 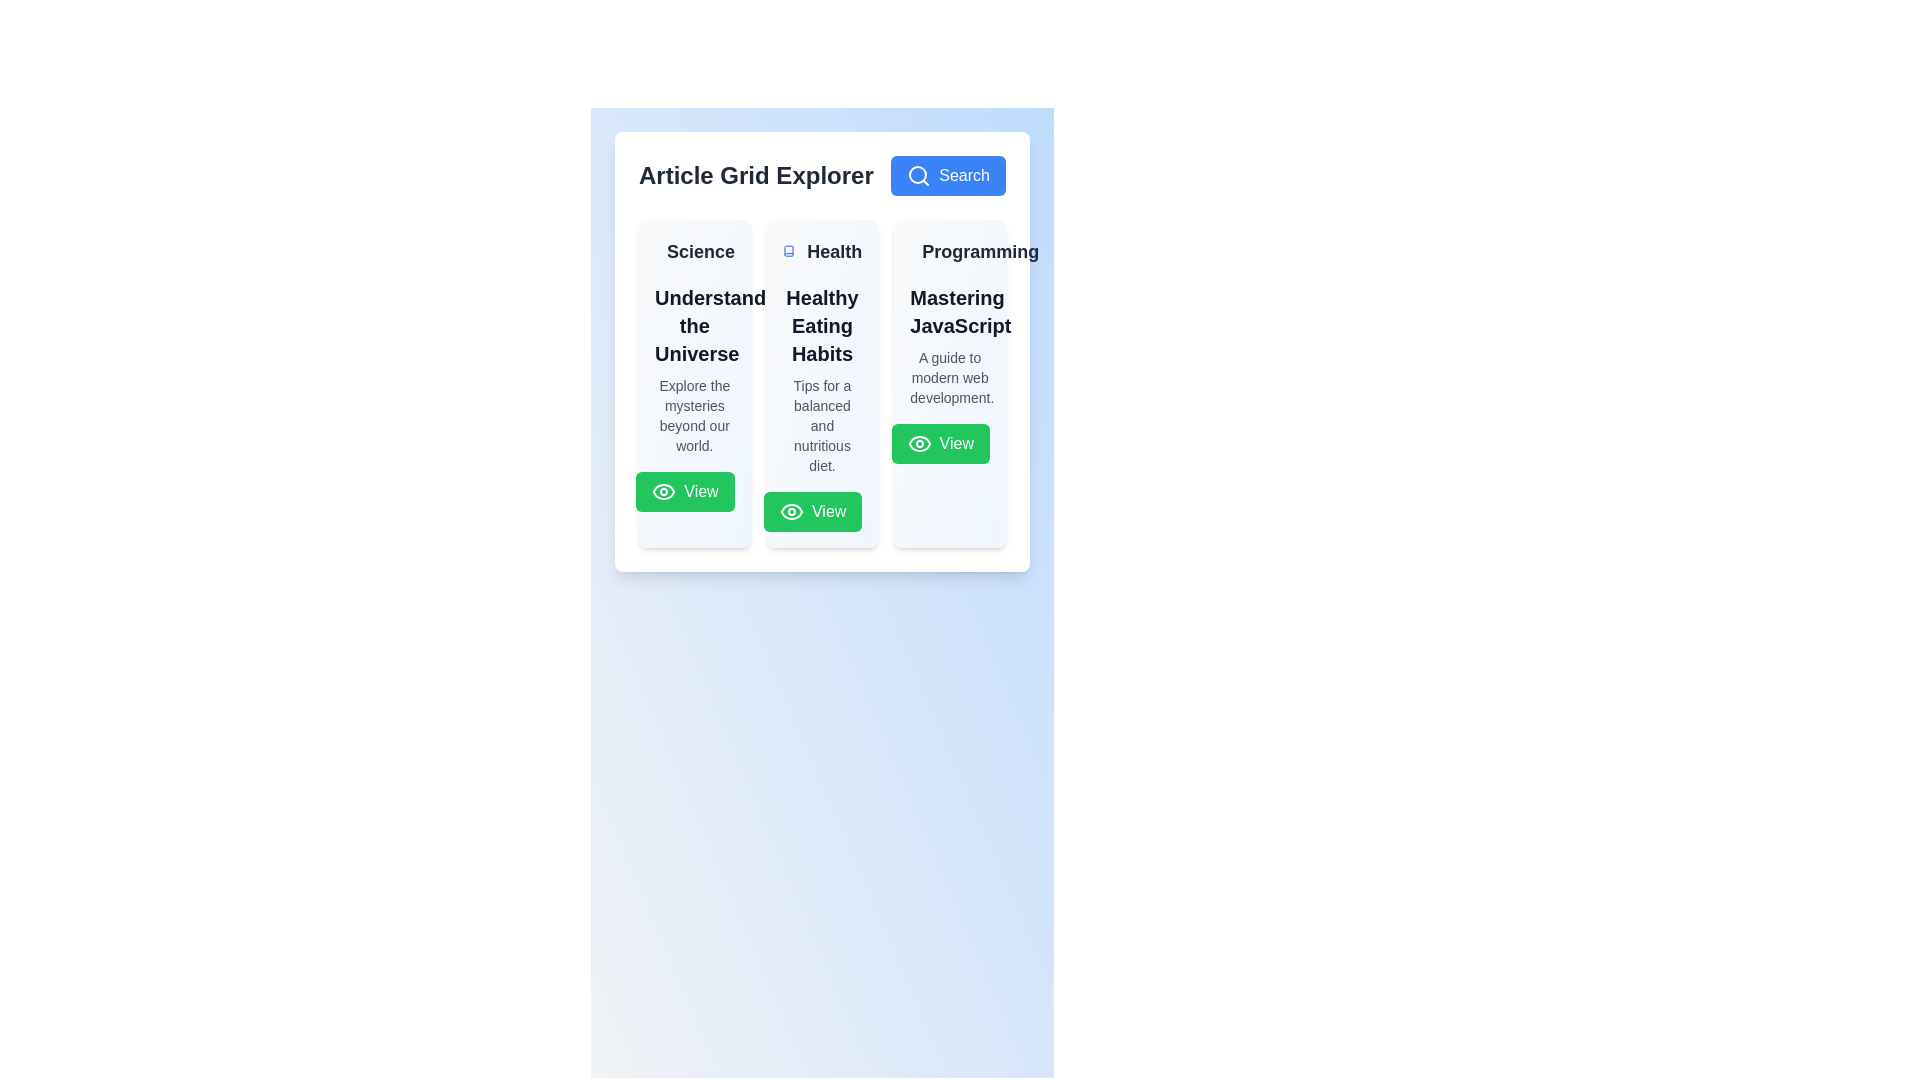 What do you see at coordinates (918, 442) in the screenshot?
I see `the 'View' button icon in the Programming section` at bounding box center [918, 442].